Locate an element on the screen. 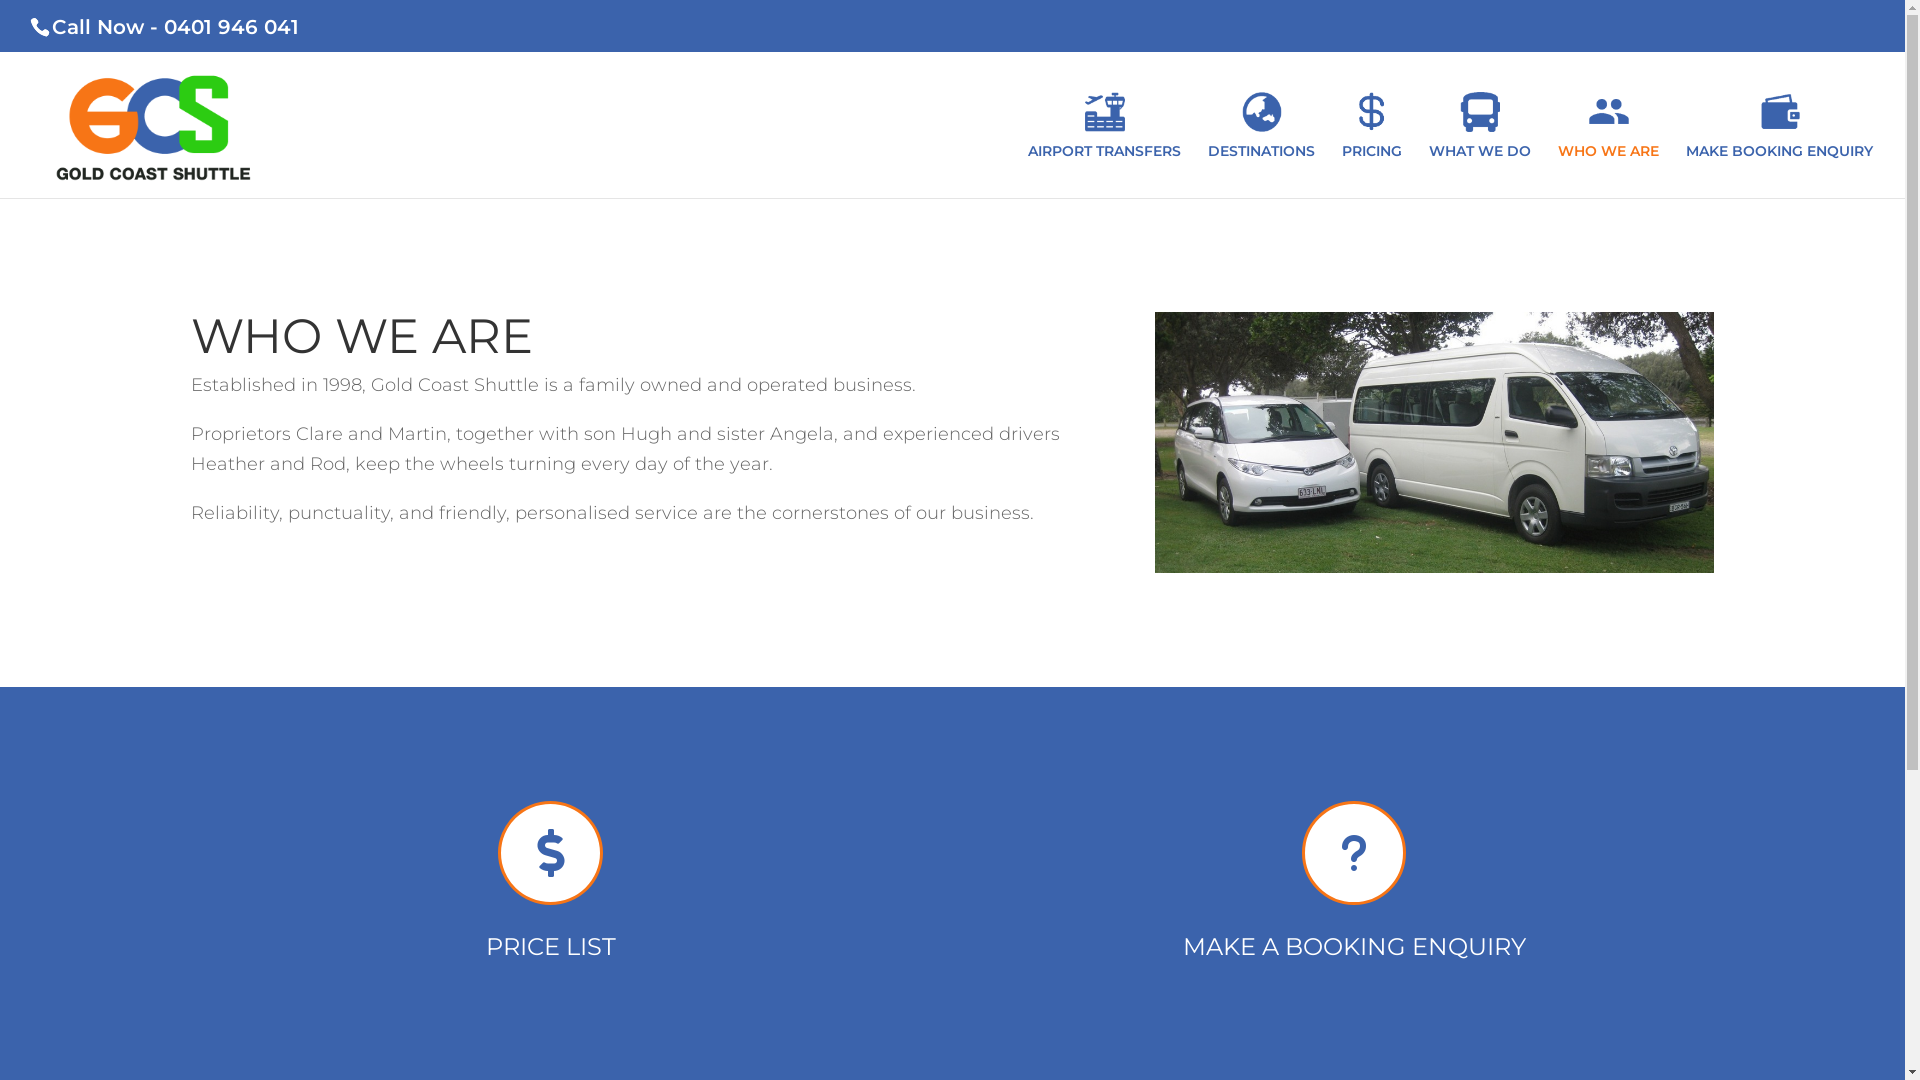 The width and height of the screenshot is (1920, 1080). 'DESTINATIONS' is located at coordinates (1207, 144).